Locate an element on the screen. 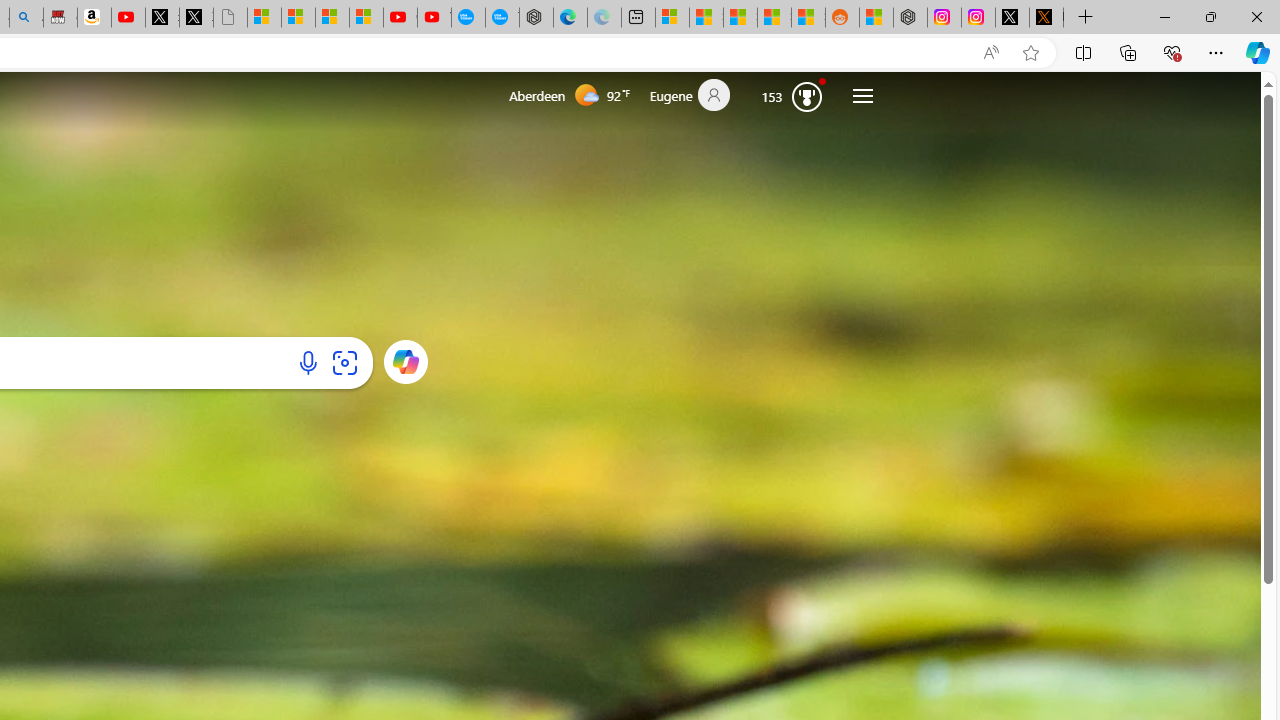 This screenshot has width=1280, height=720. 'The most popular Google ' is located at coordinates (502, 17).